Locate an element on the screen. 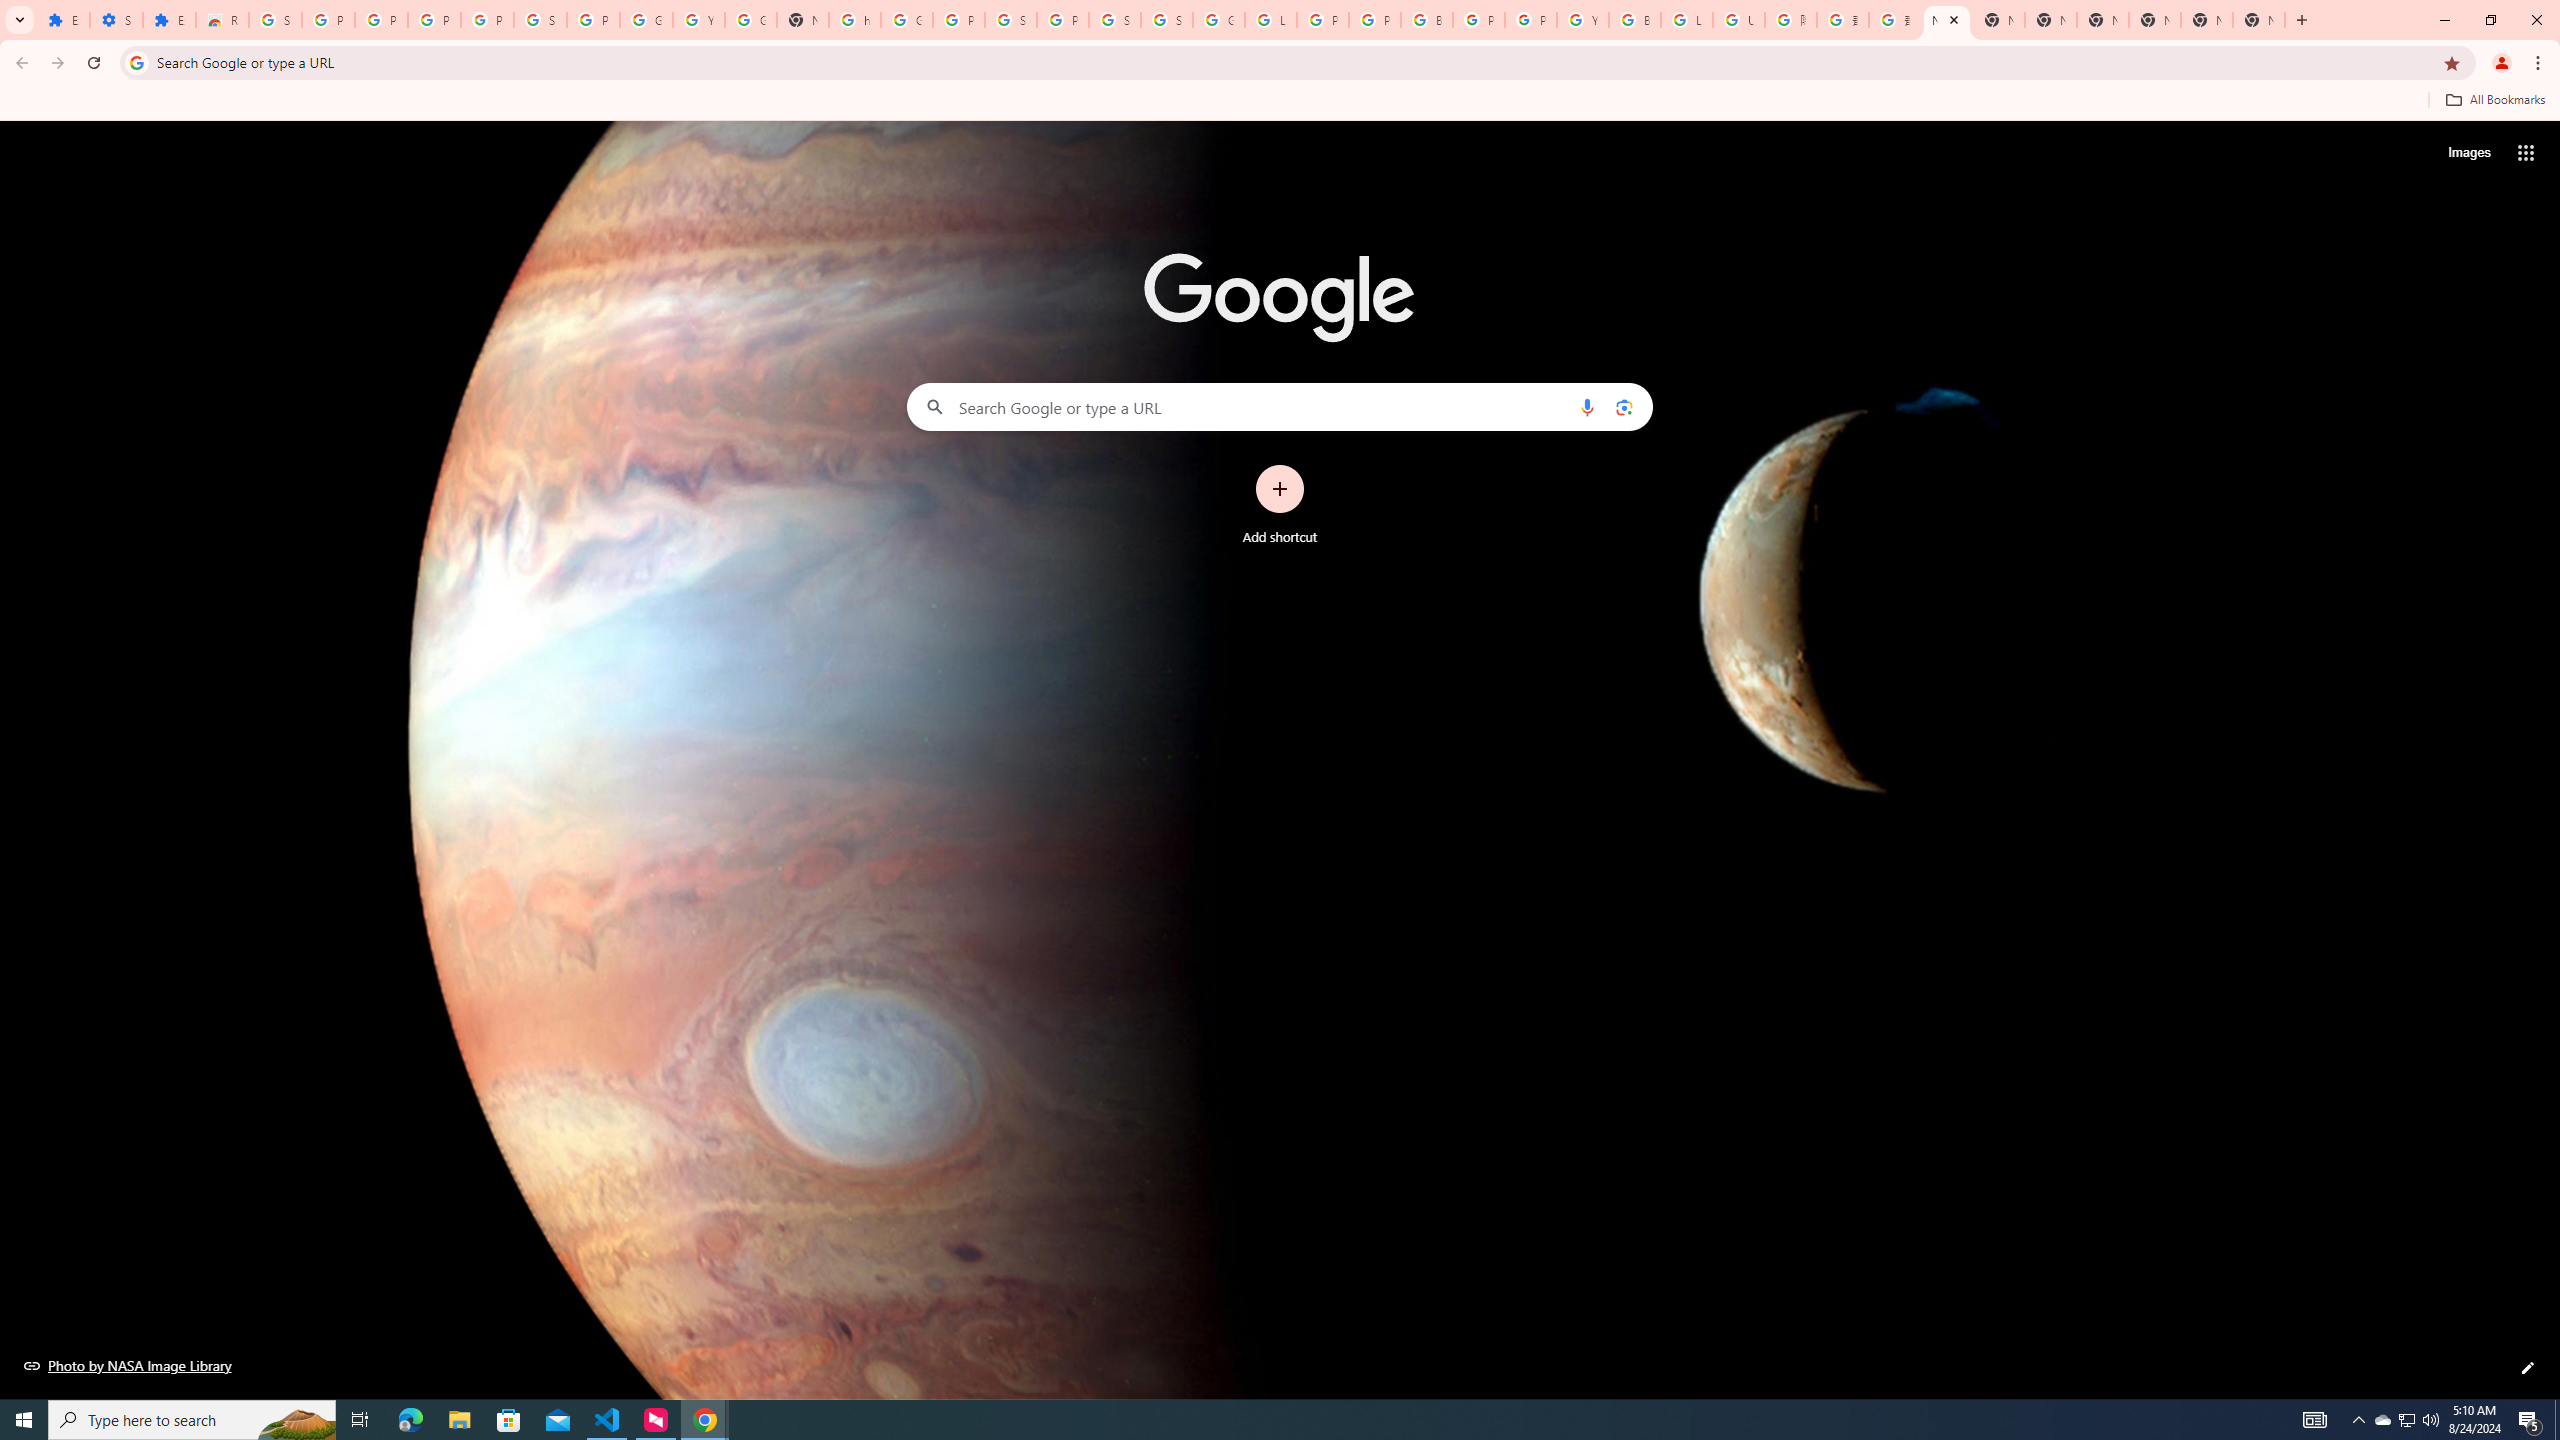 The height and width of the screenshot is (1440, 2560). 'Sign in - Google Accounts' is located at coordinates (1010, 19).